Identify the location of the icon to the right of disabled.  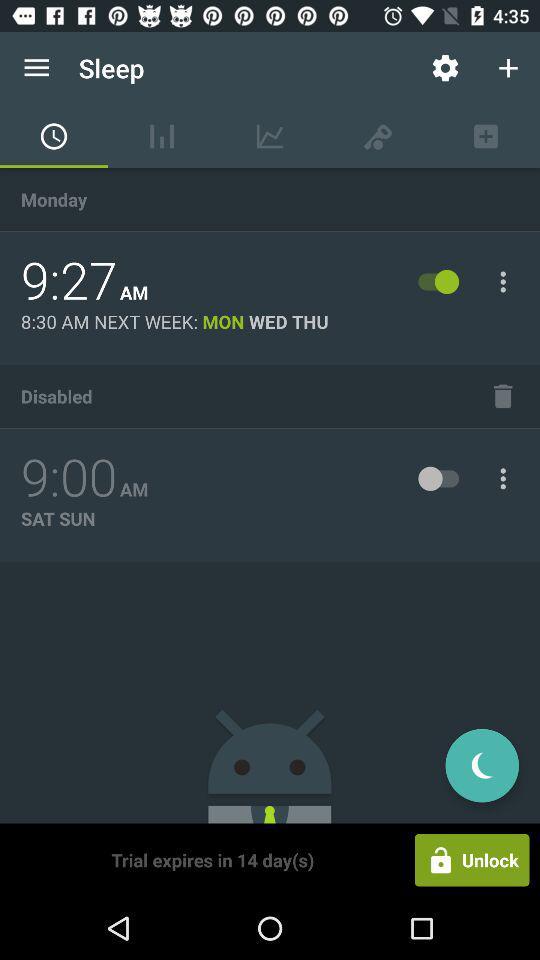
(502, 395).